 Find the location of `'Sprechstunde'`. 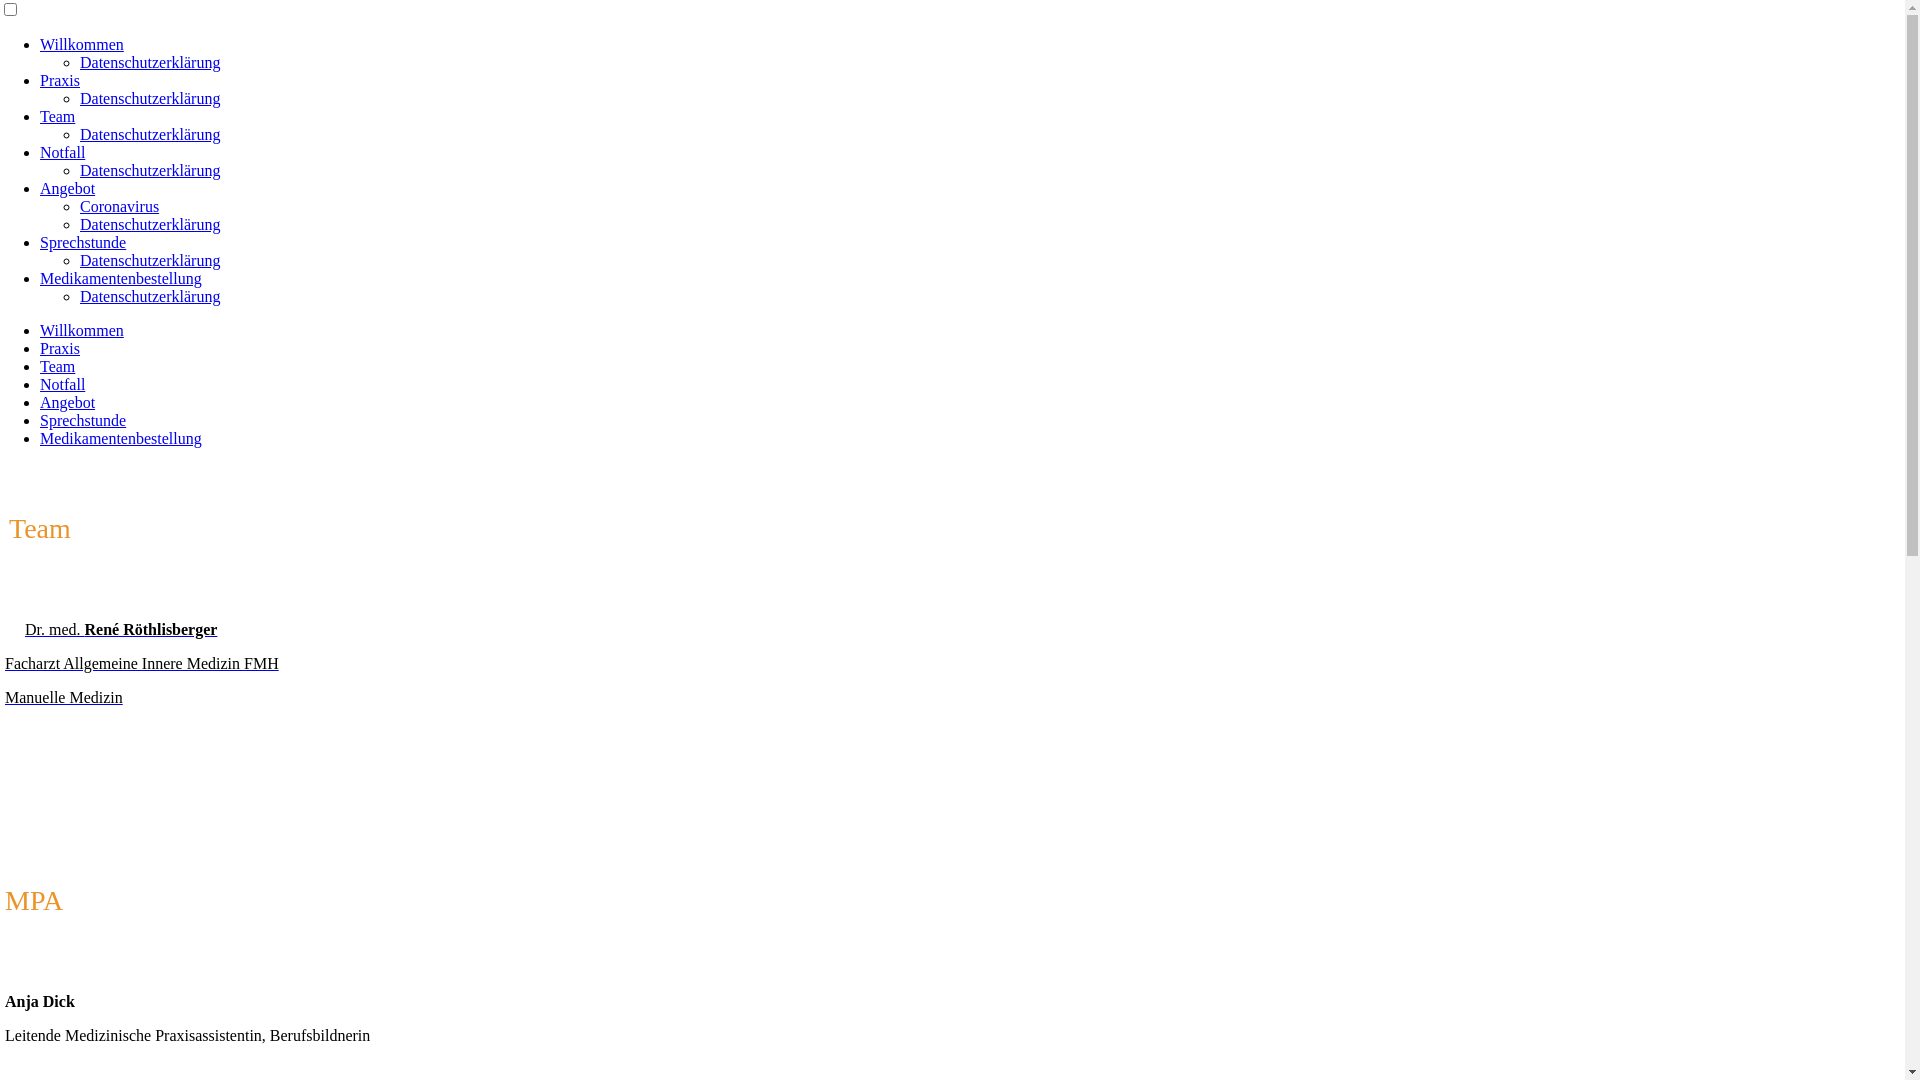

'Sprechstunde' is located at coordinates (81, 419).